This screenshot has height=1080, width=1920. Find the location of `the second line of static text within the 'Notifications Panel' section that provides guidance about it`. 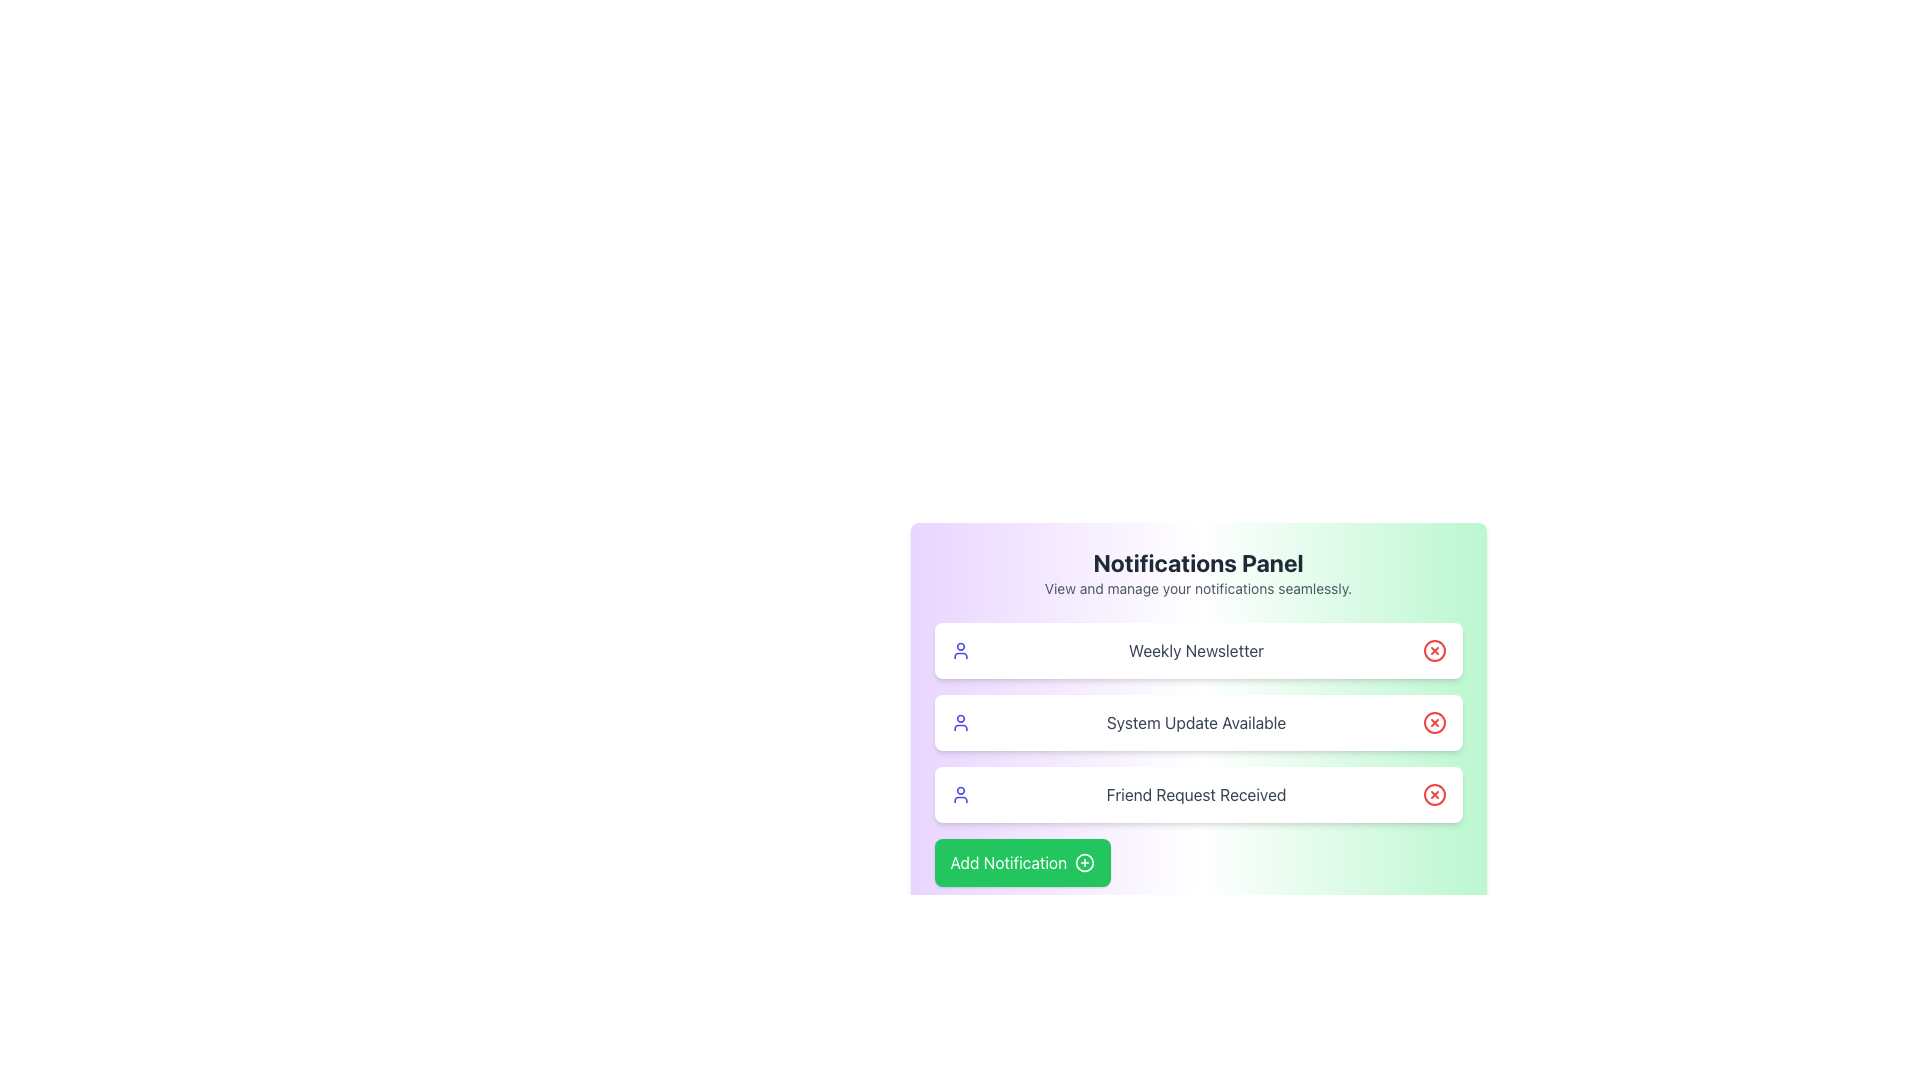

the second line of static text within the 'Notifications Panel' section that provides guidance about it is located at coordinates (1198, 588).